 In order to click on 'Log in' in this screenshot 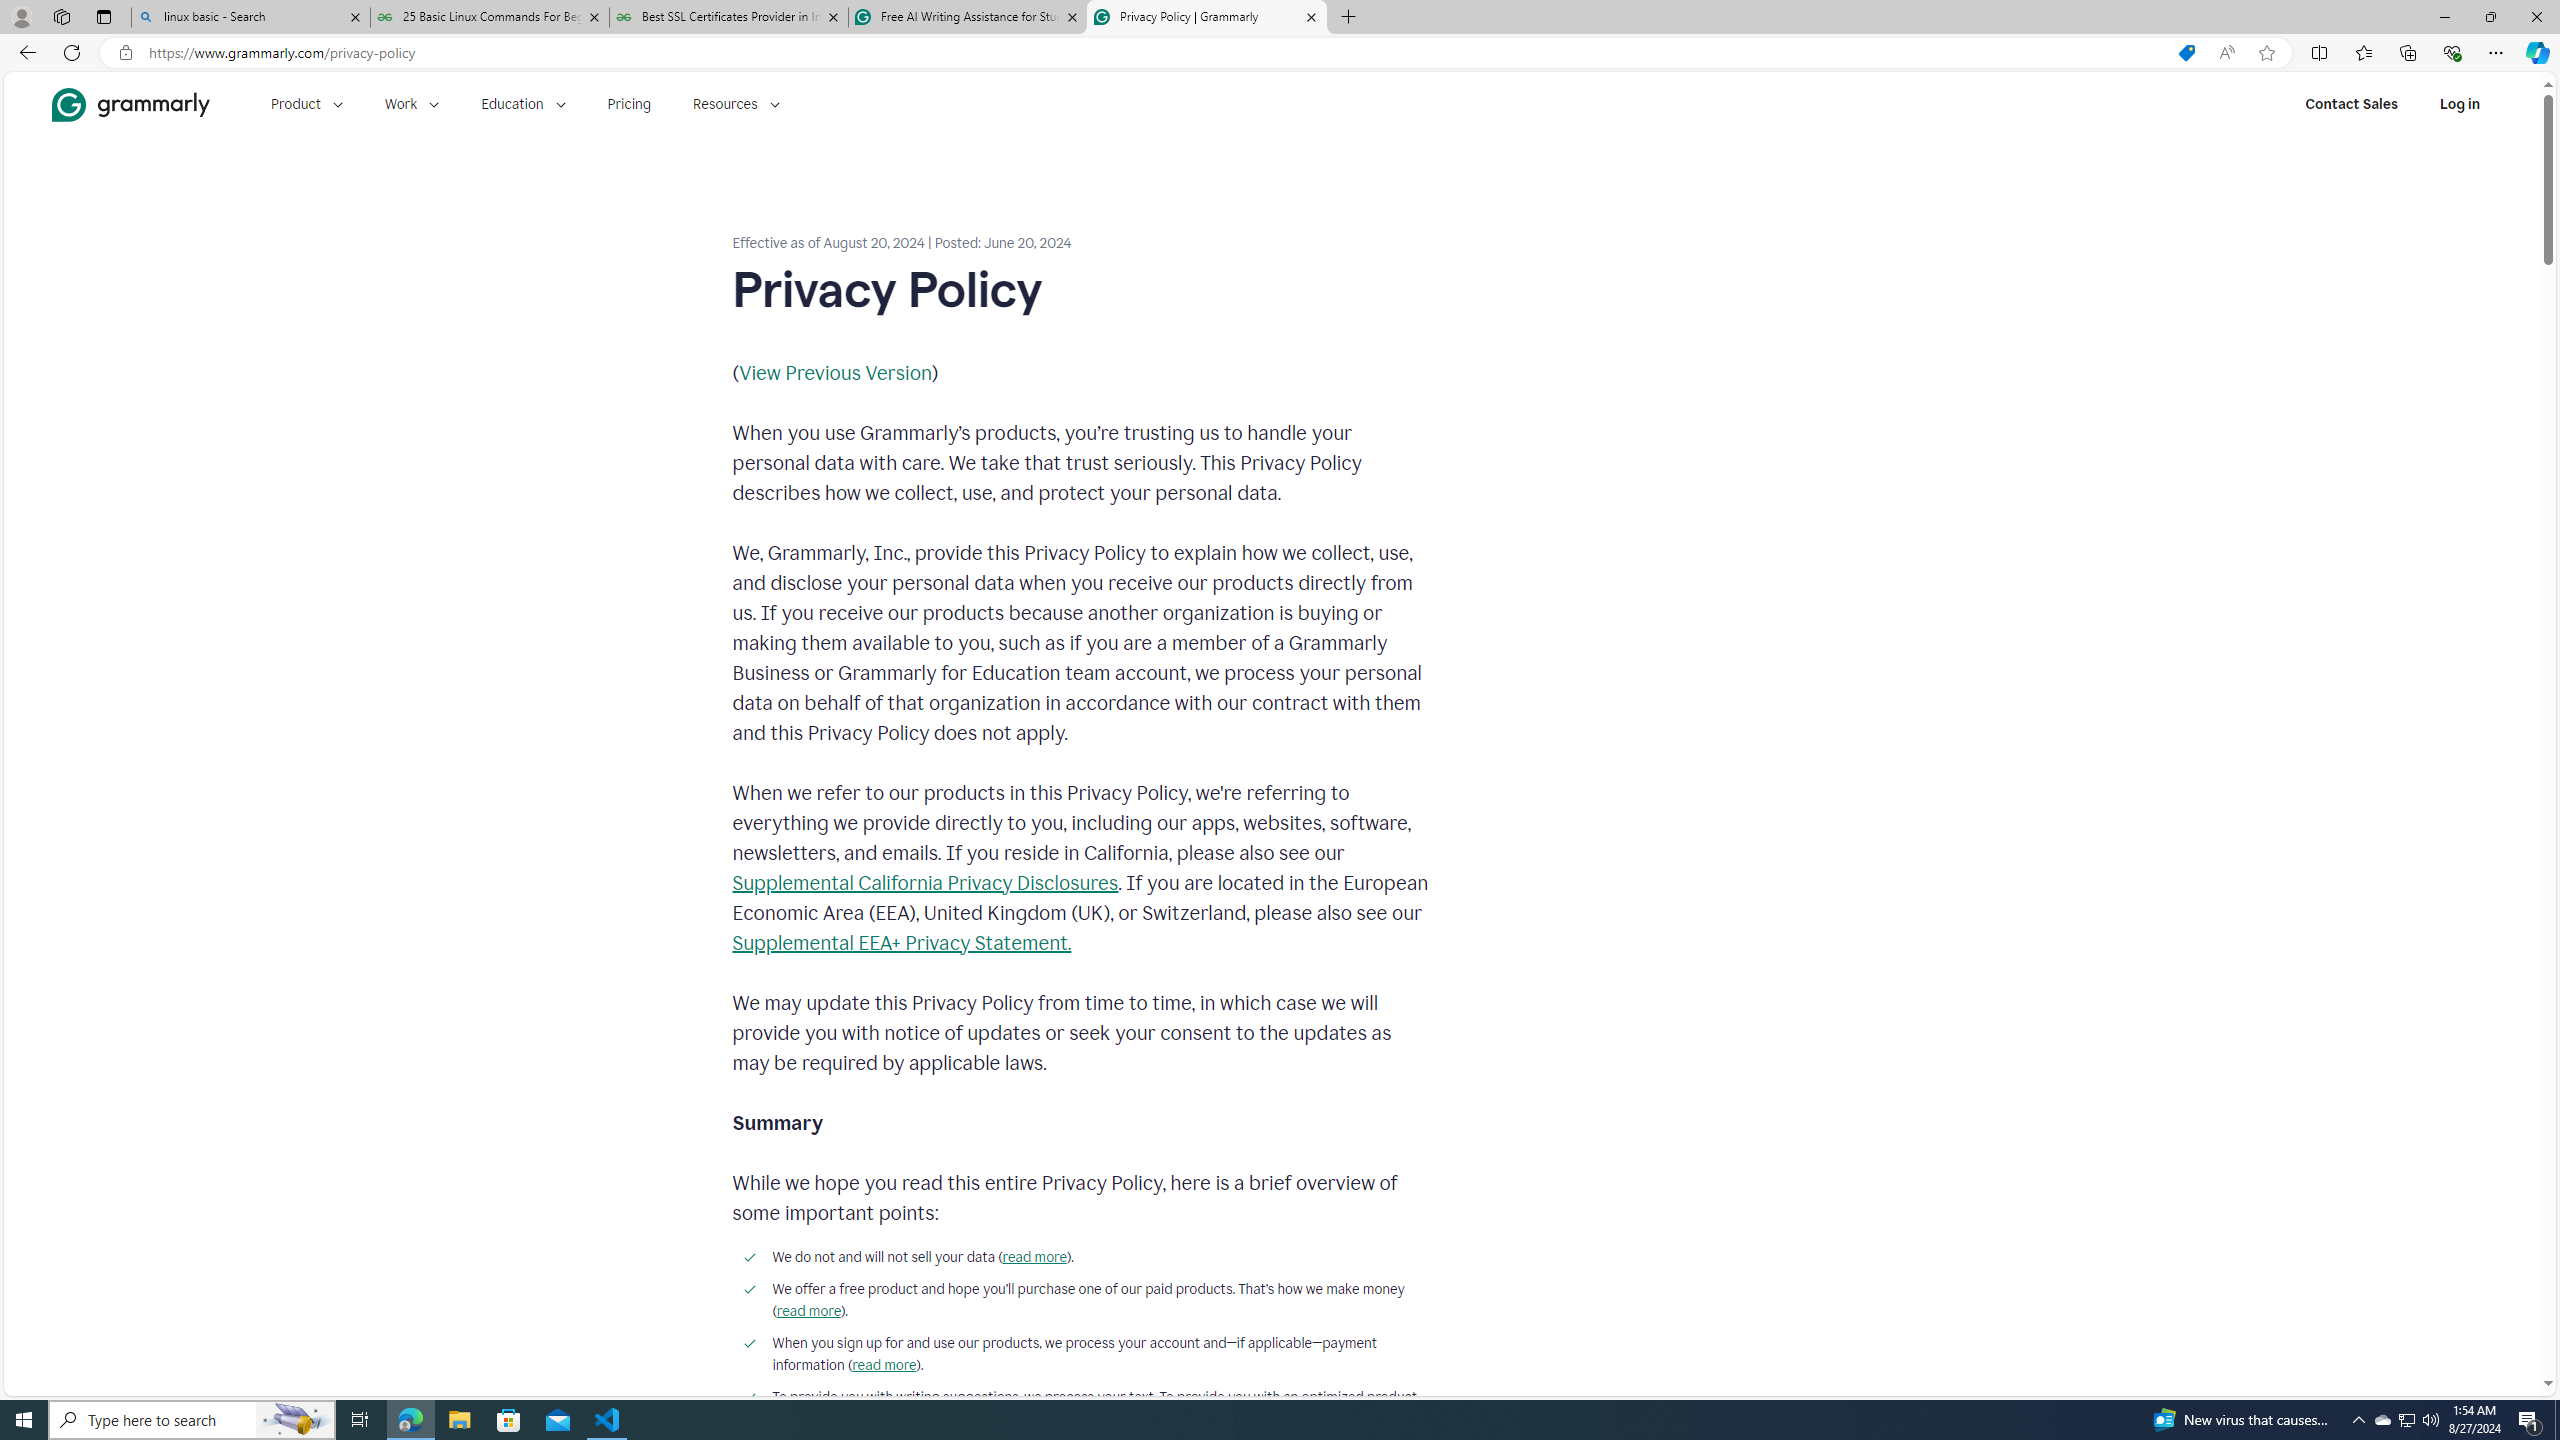, I will do `click(2459, 103)`.